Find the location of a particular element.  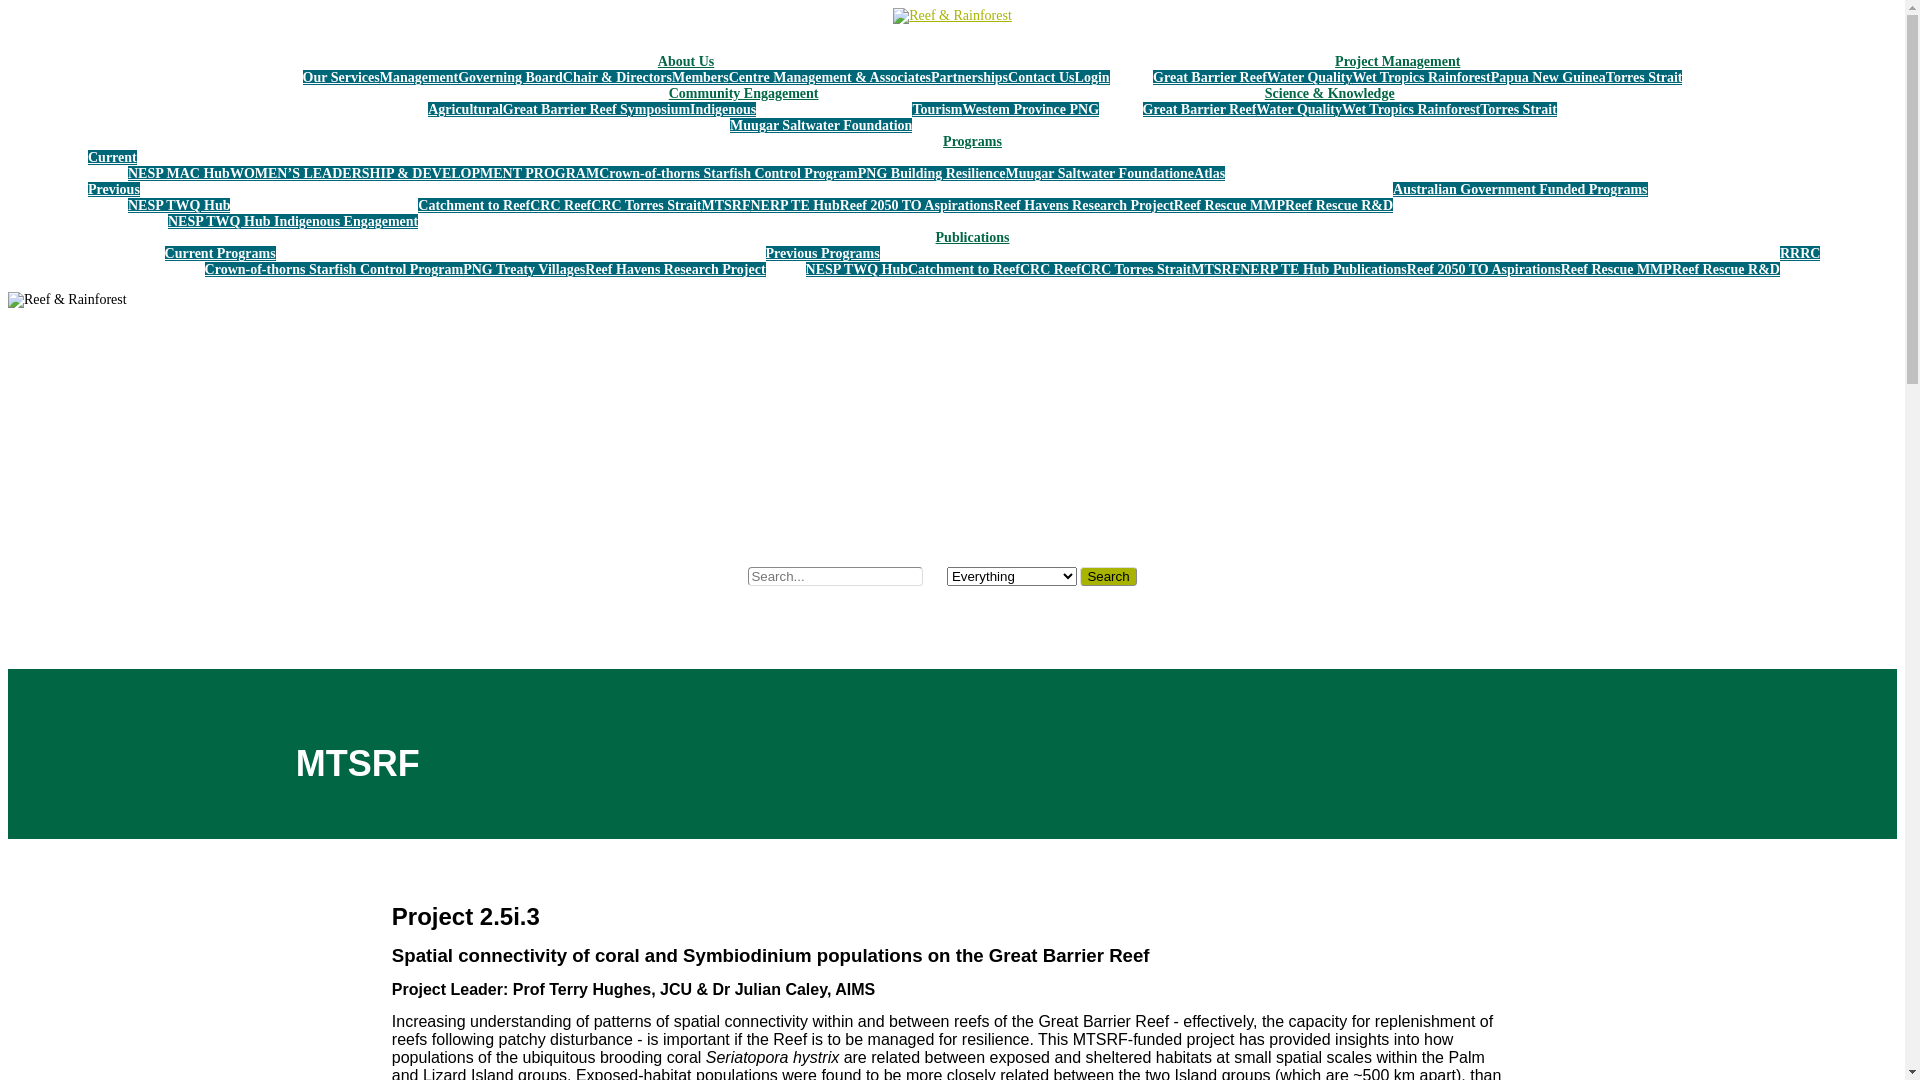

'NERP TE Hub' is located at coordinates (793, 205).